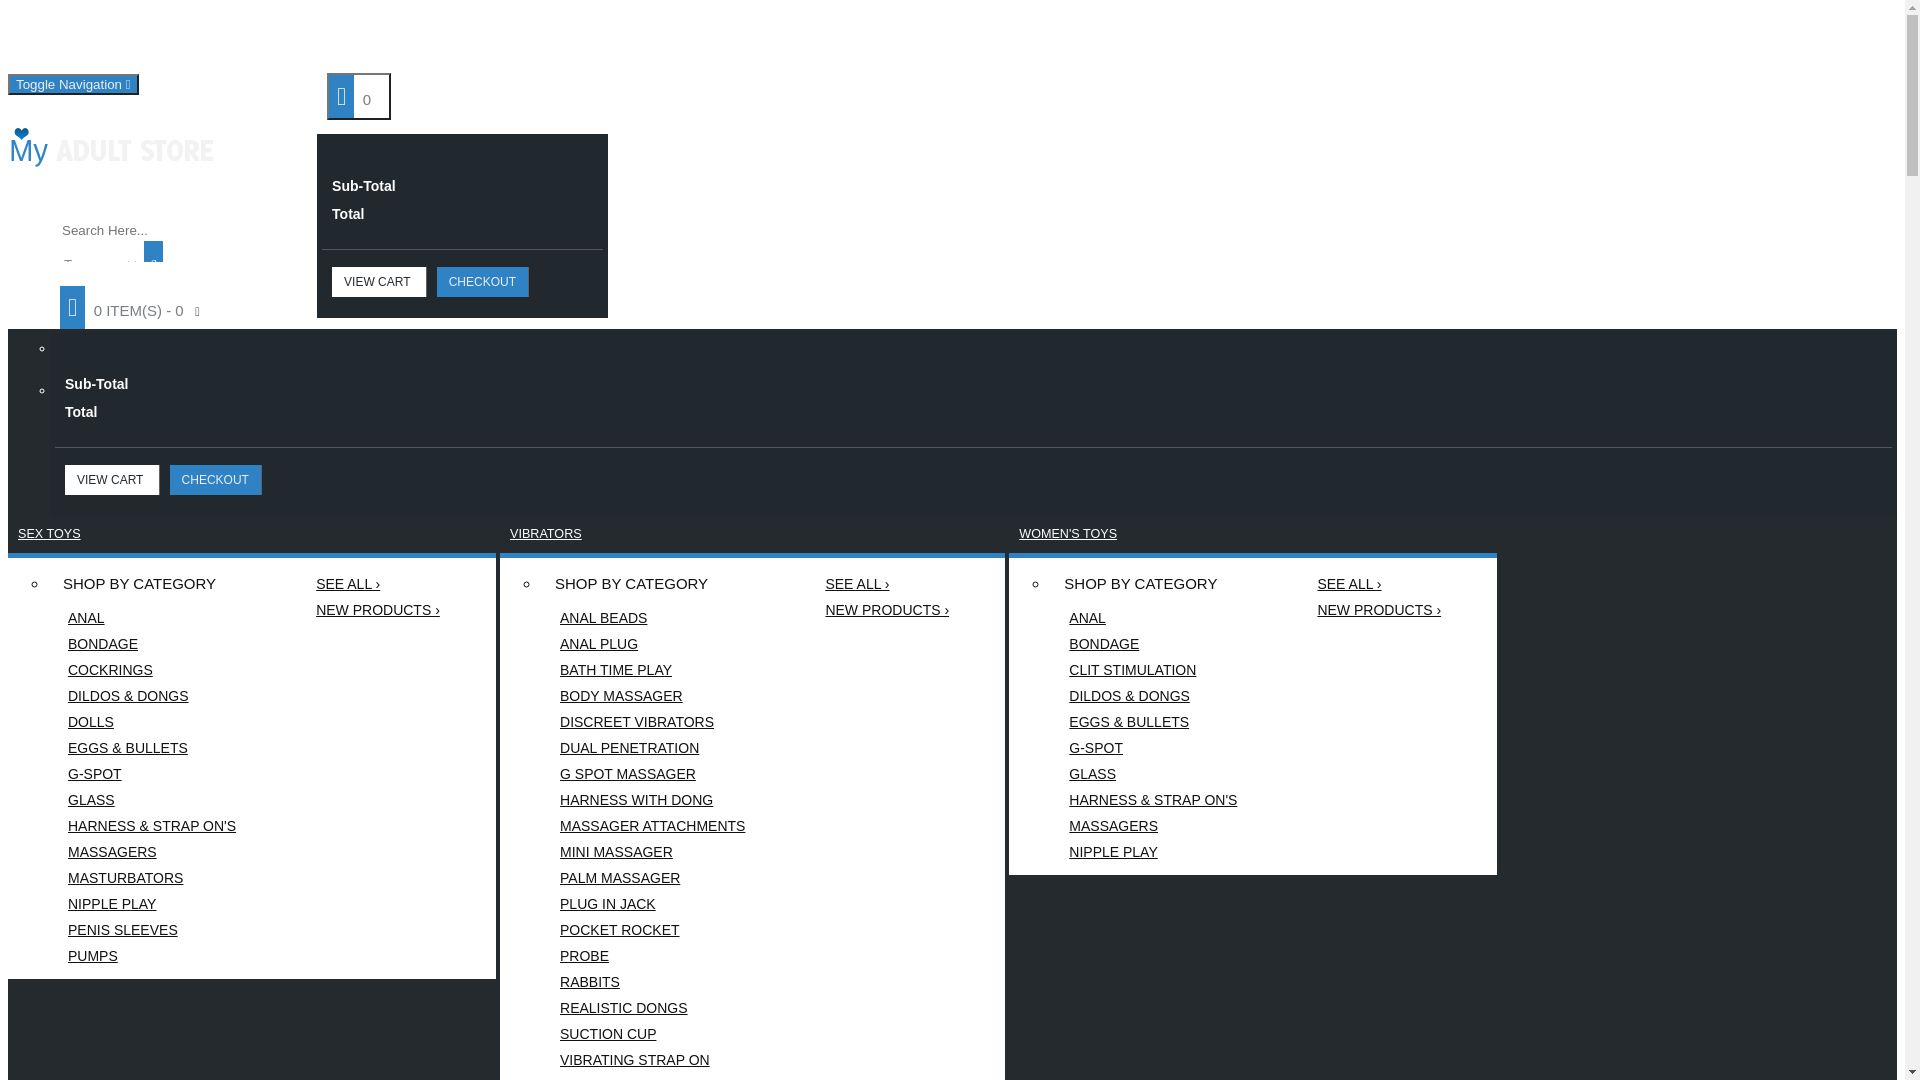 The image size is (1920, 1080). Describe the element at coordinates (1152, 798) in the screenshot. I see `'HARNESS & STRAP ON'S'` at that location.